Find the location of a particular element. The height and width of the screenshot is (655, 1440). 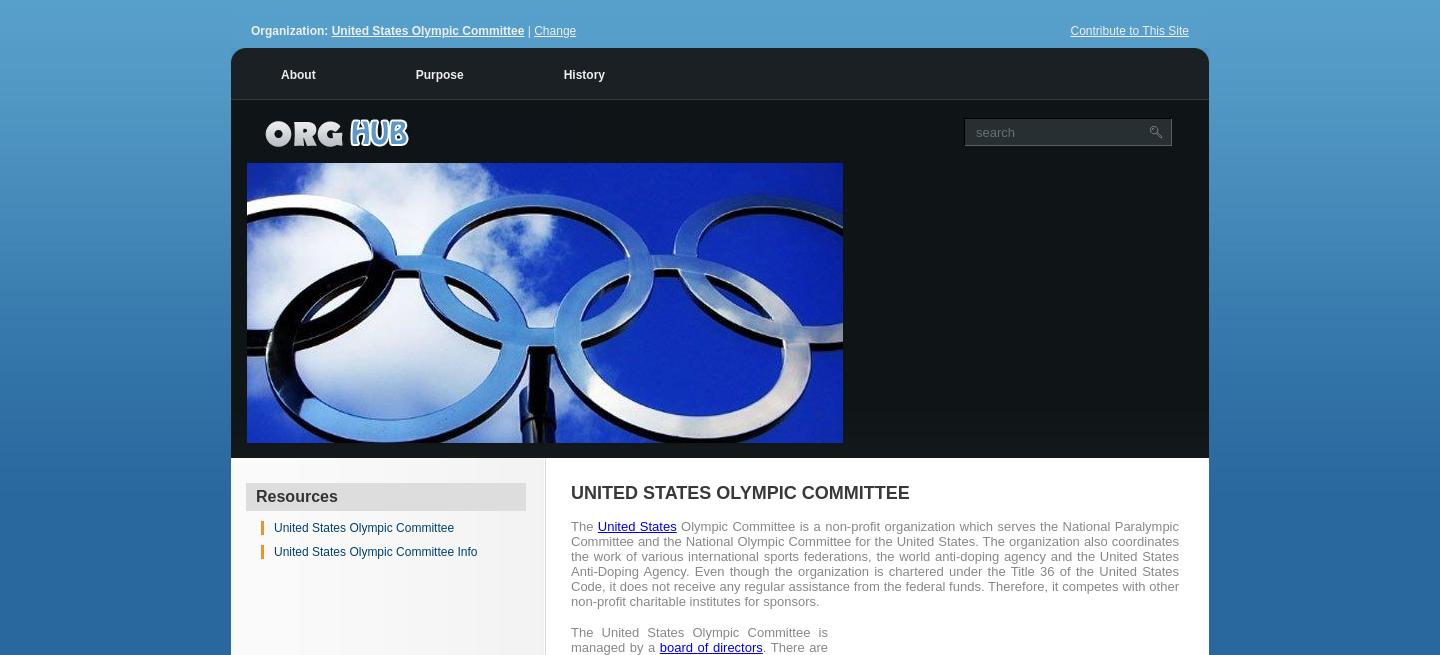

'Organization:' is located at coordinates (290, 29).